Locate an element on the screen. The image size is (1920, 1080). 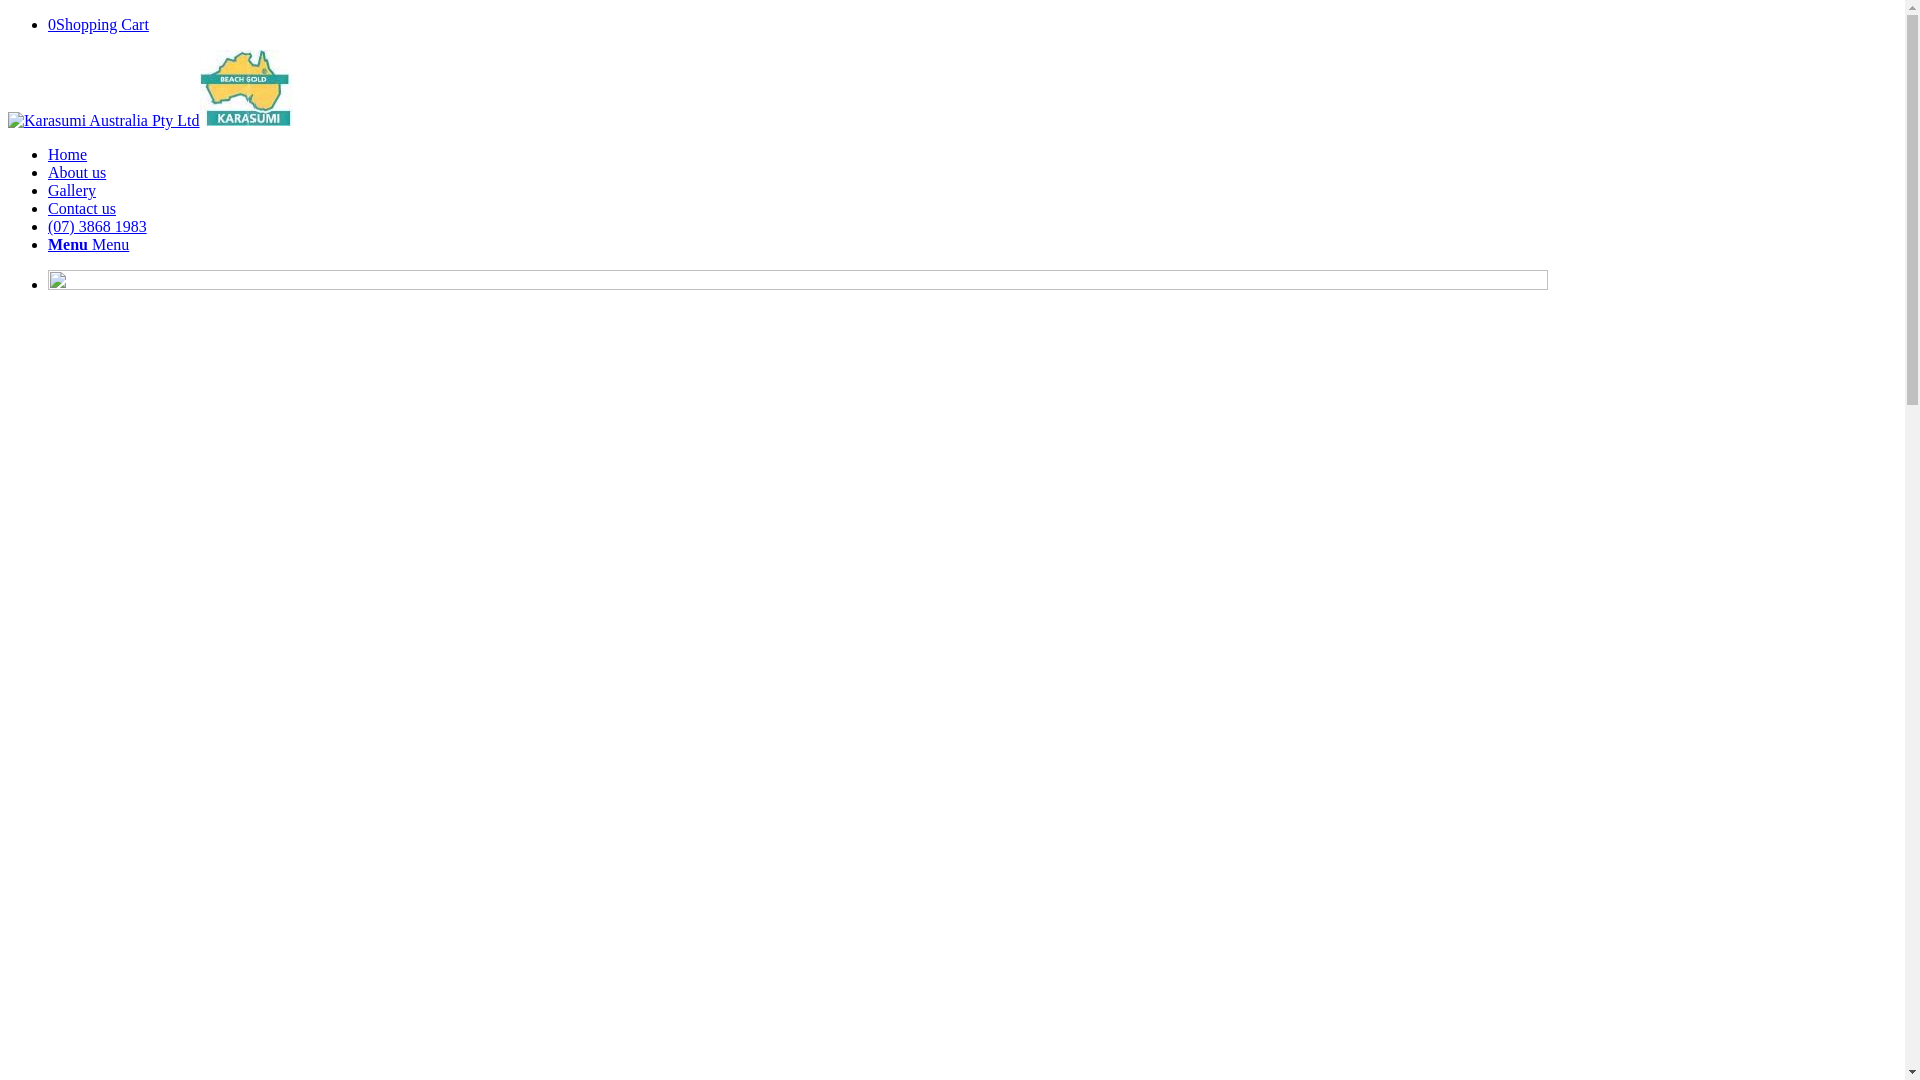
'thumbnail_LOGO' is located at coordinates (245, 87).